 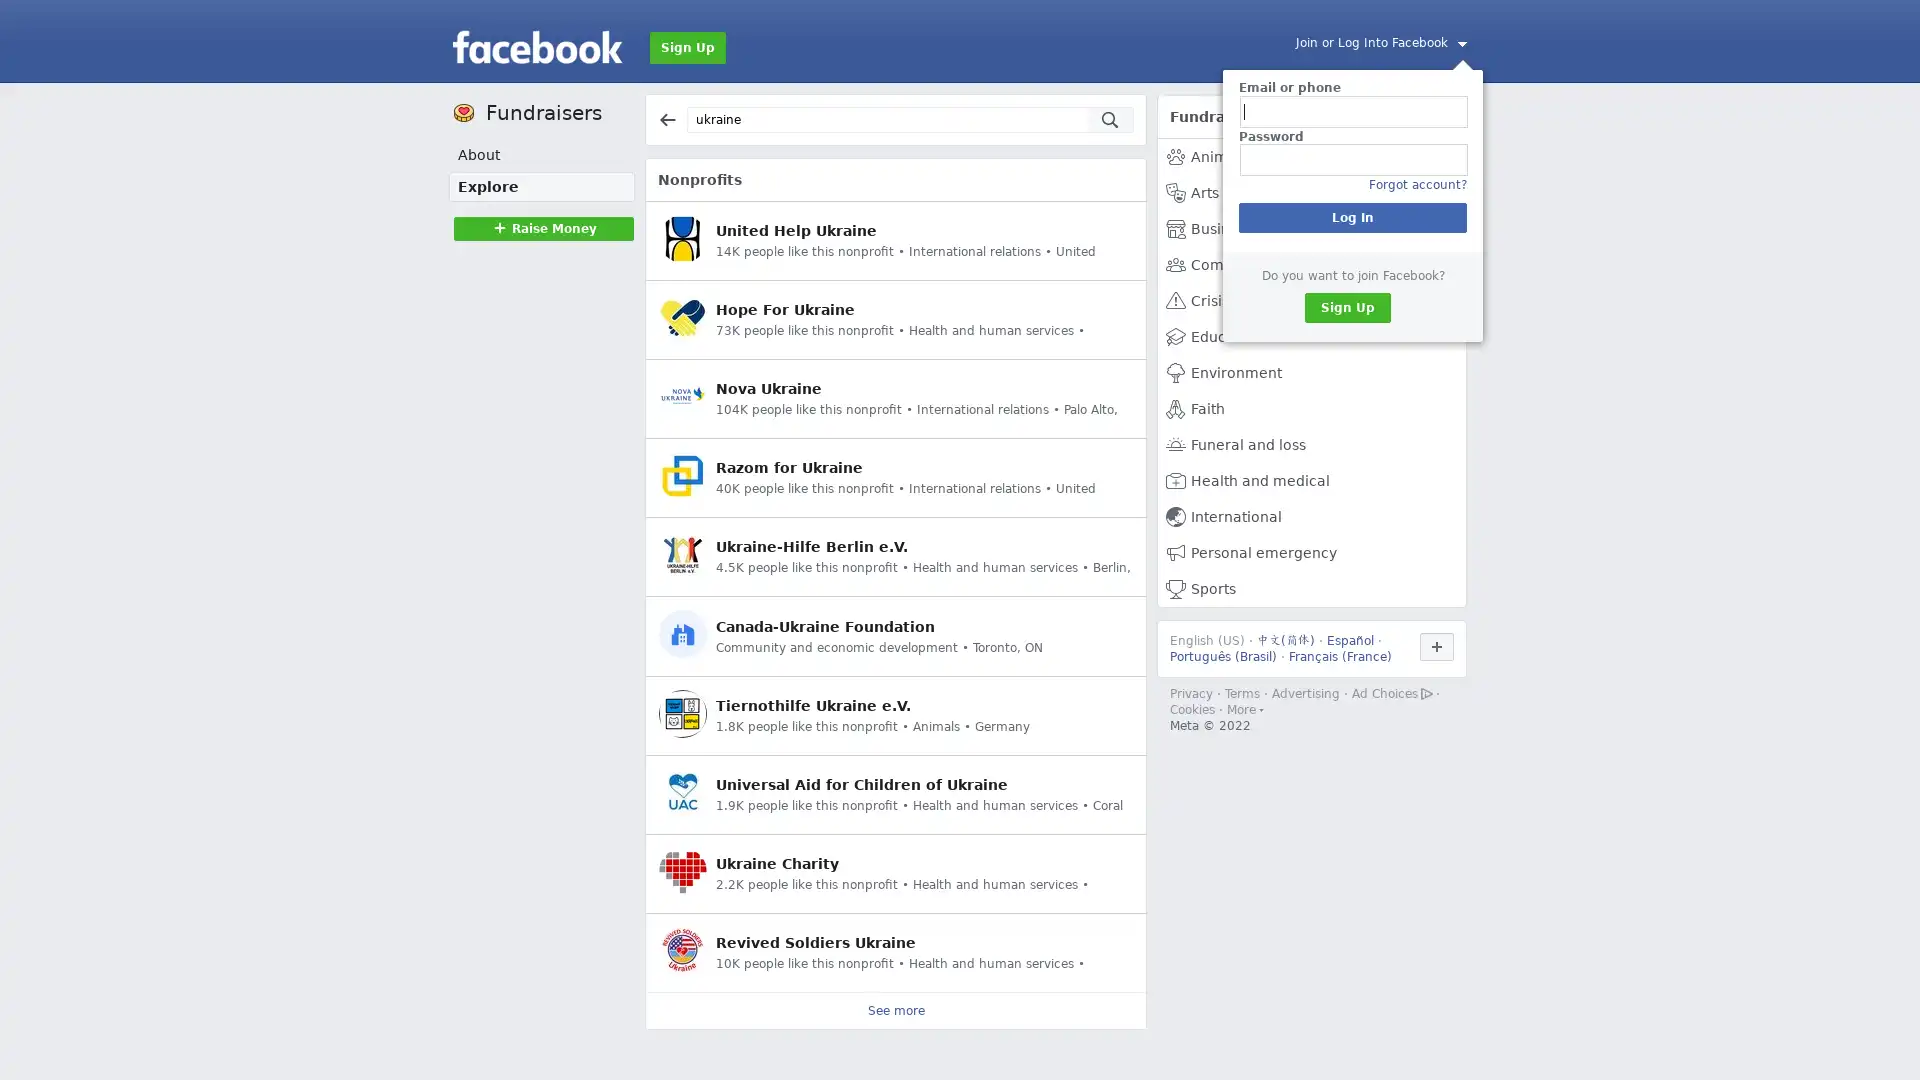 I want to click on Sign Up, so click(x=1348, y=308).